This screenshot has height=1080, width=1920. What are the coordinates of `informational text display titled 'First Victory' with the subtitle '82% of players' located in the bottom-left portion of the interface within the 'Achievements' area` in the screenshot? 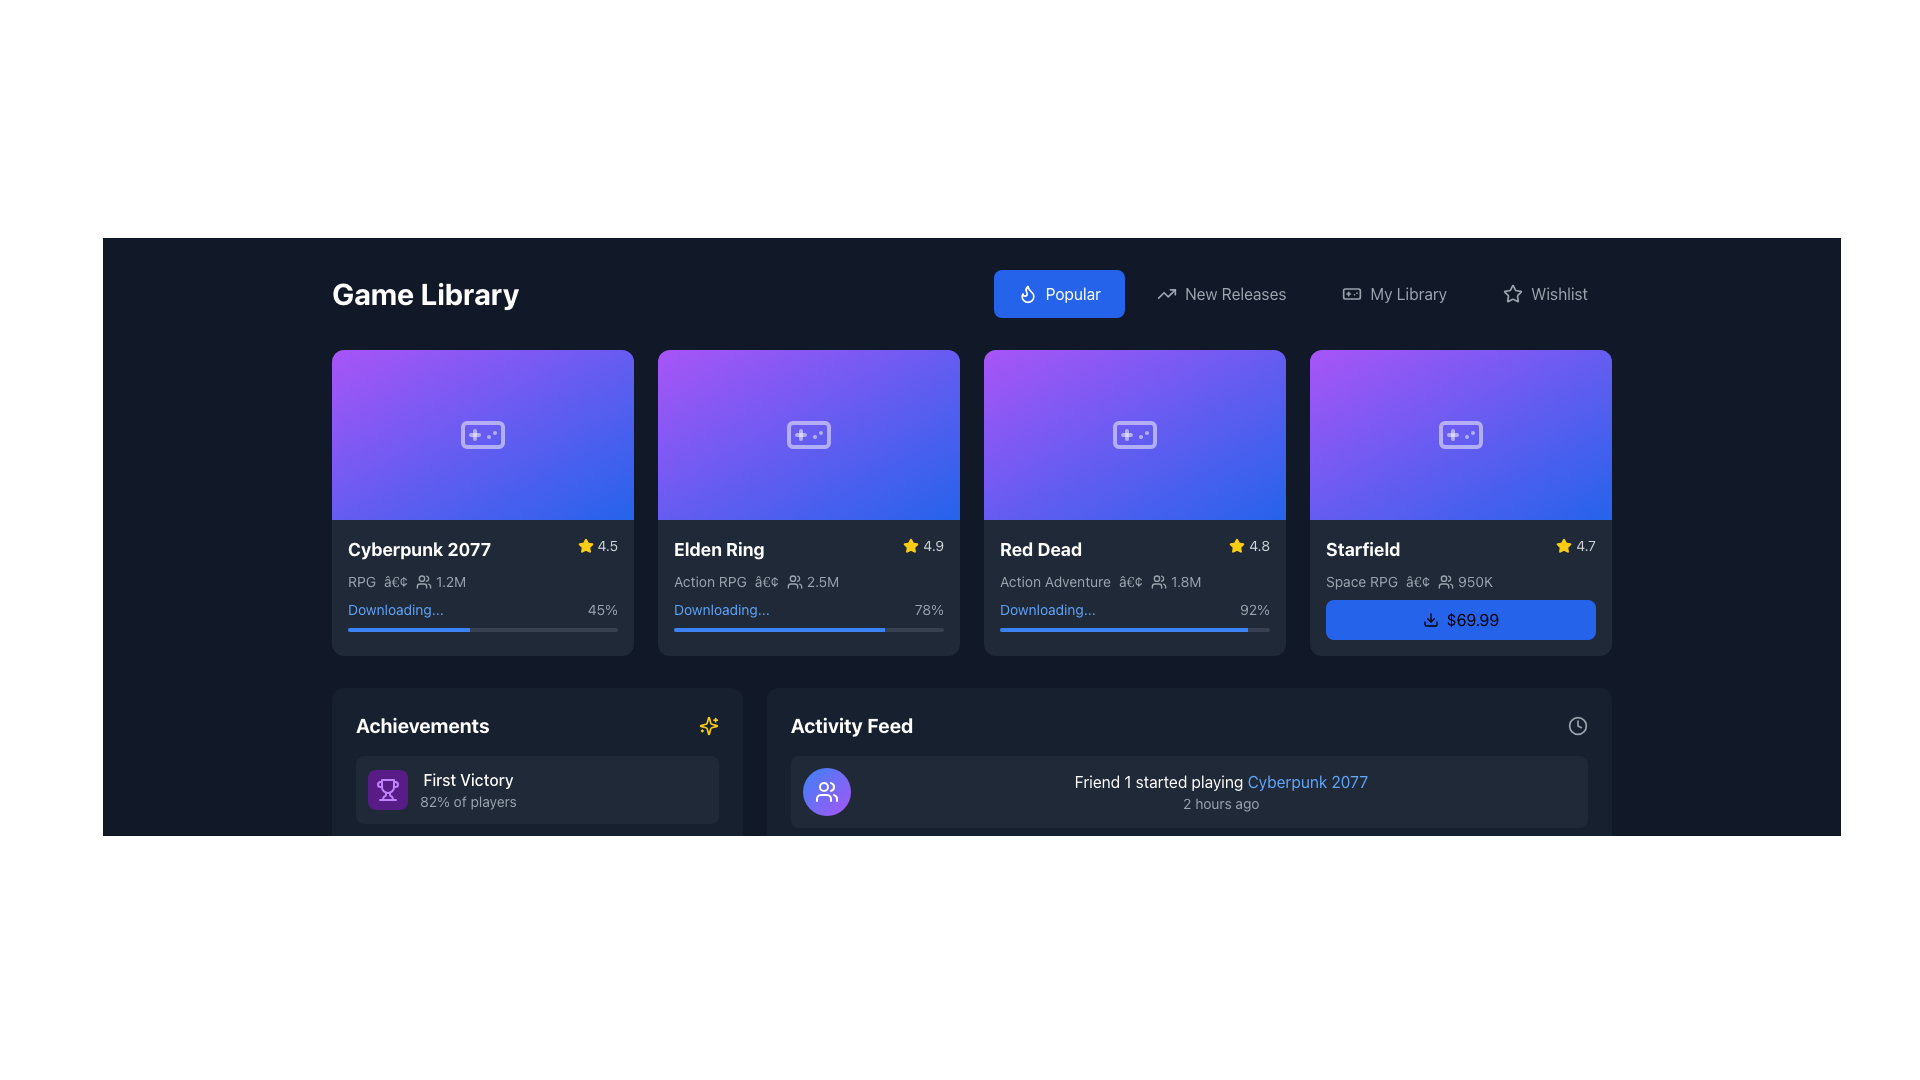 It's located at (467, 788).